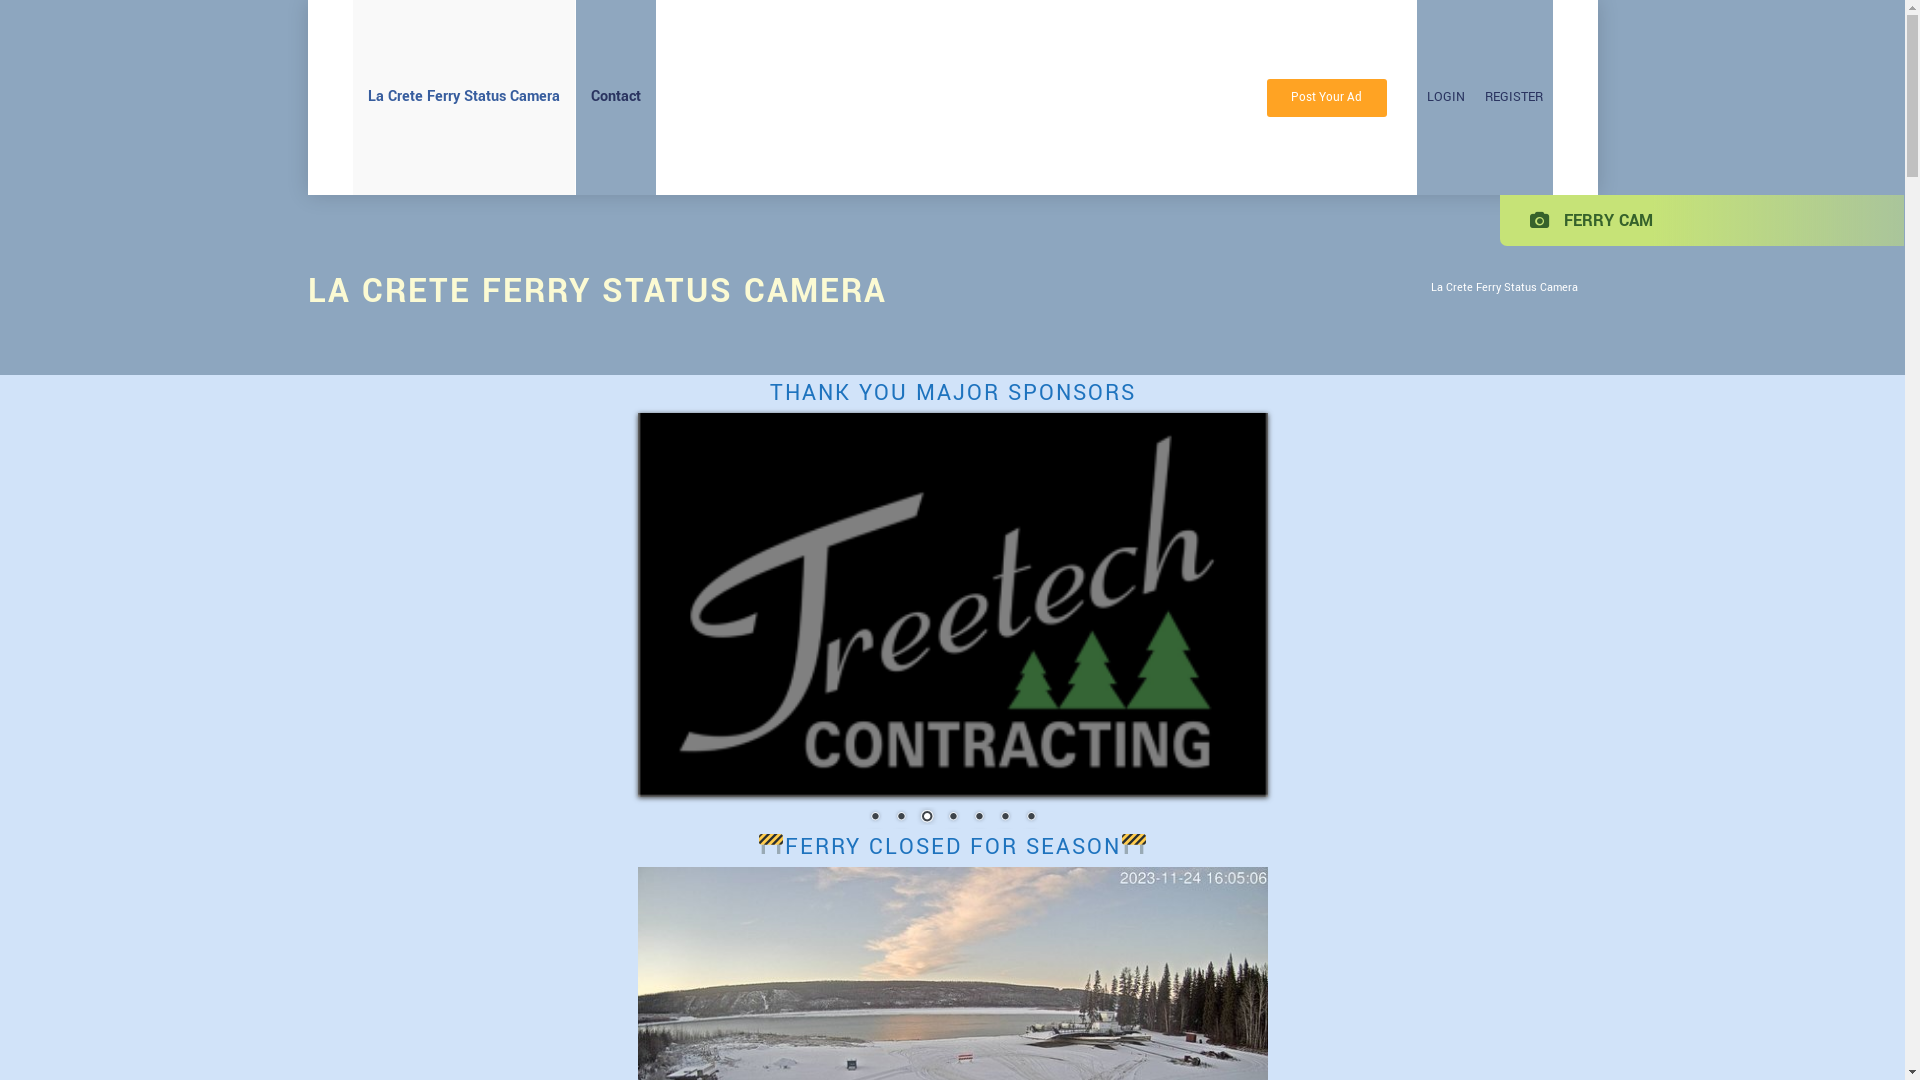 This screenshot has width=1920, height=1080. Describe the element at coordinates (1325, 97) in the screenshot. I see `'Post Your Ad'` at that location.